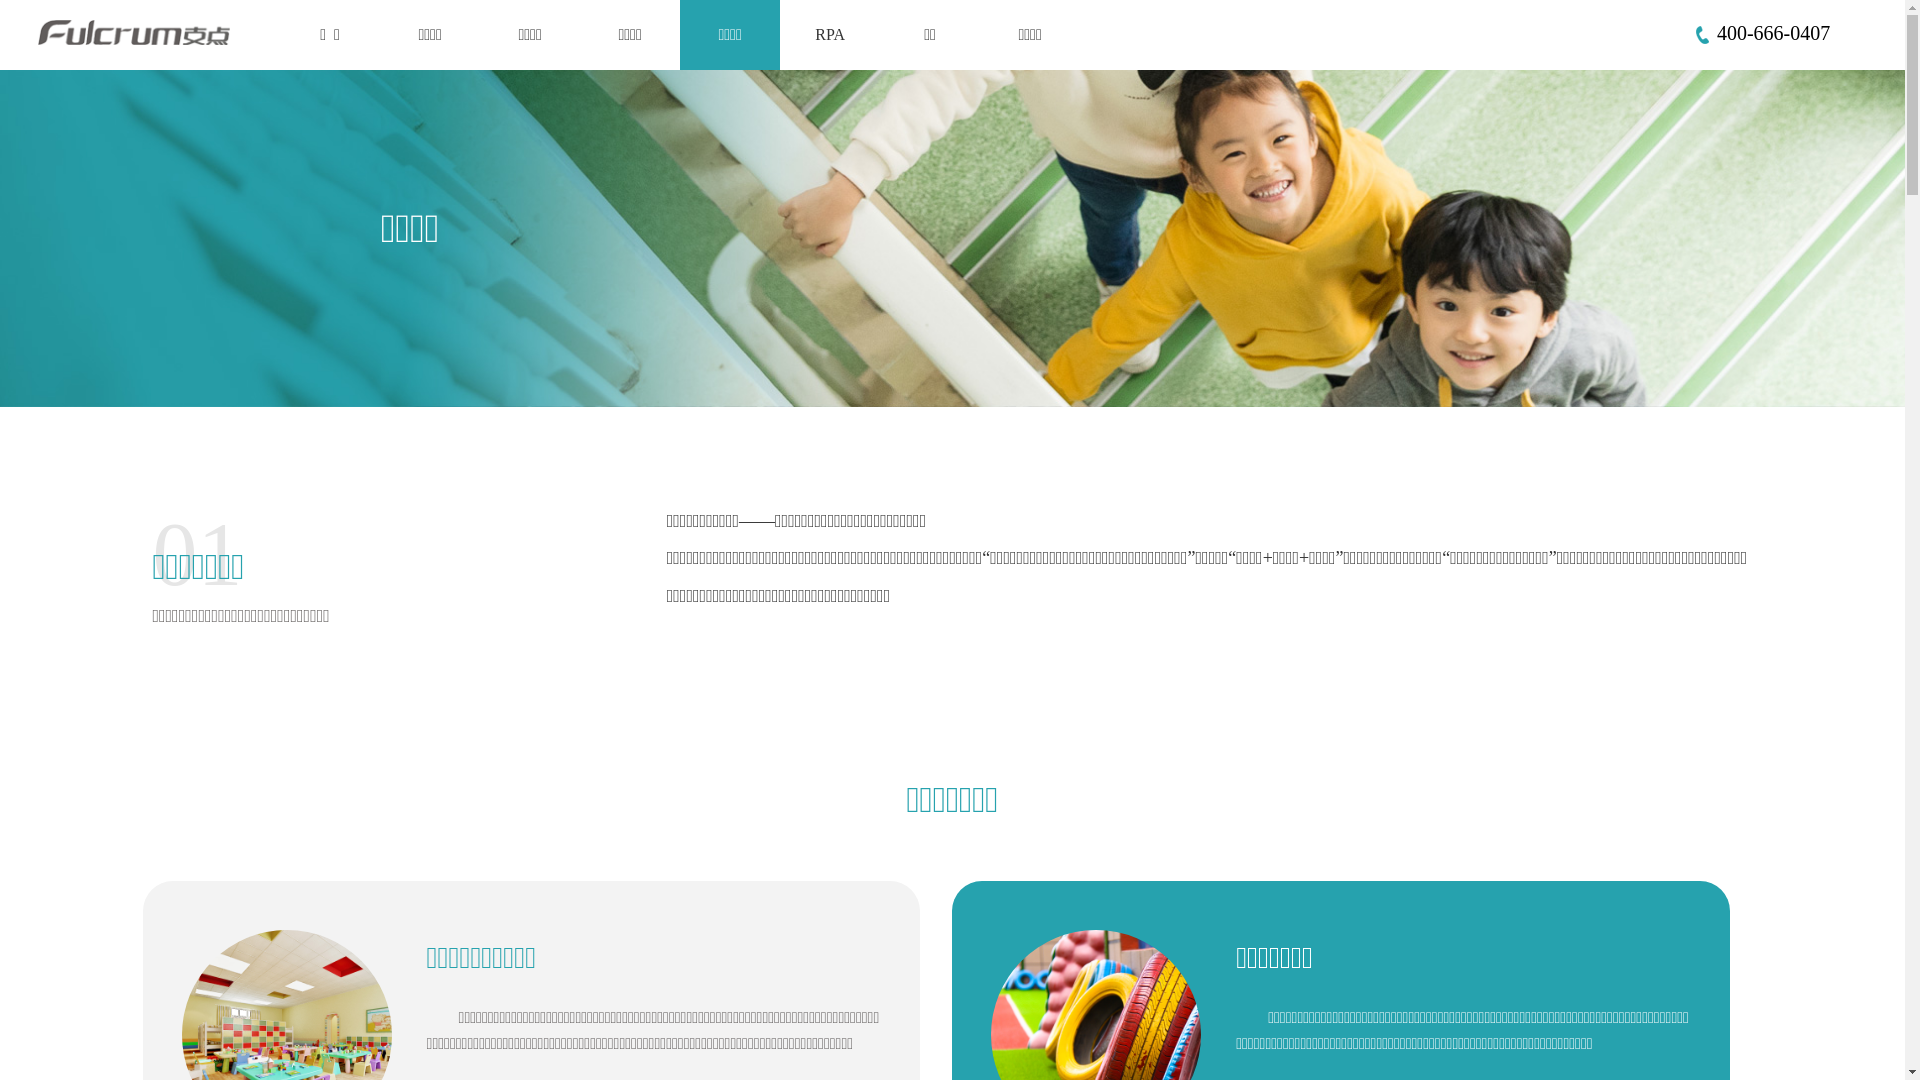  Describe the element at coordinates (830, 34) in the screenshot. I see `'RPA'` at that location.